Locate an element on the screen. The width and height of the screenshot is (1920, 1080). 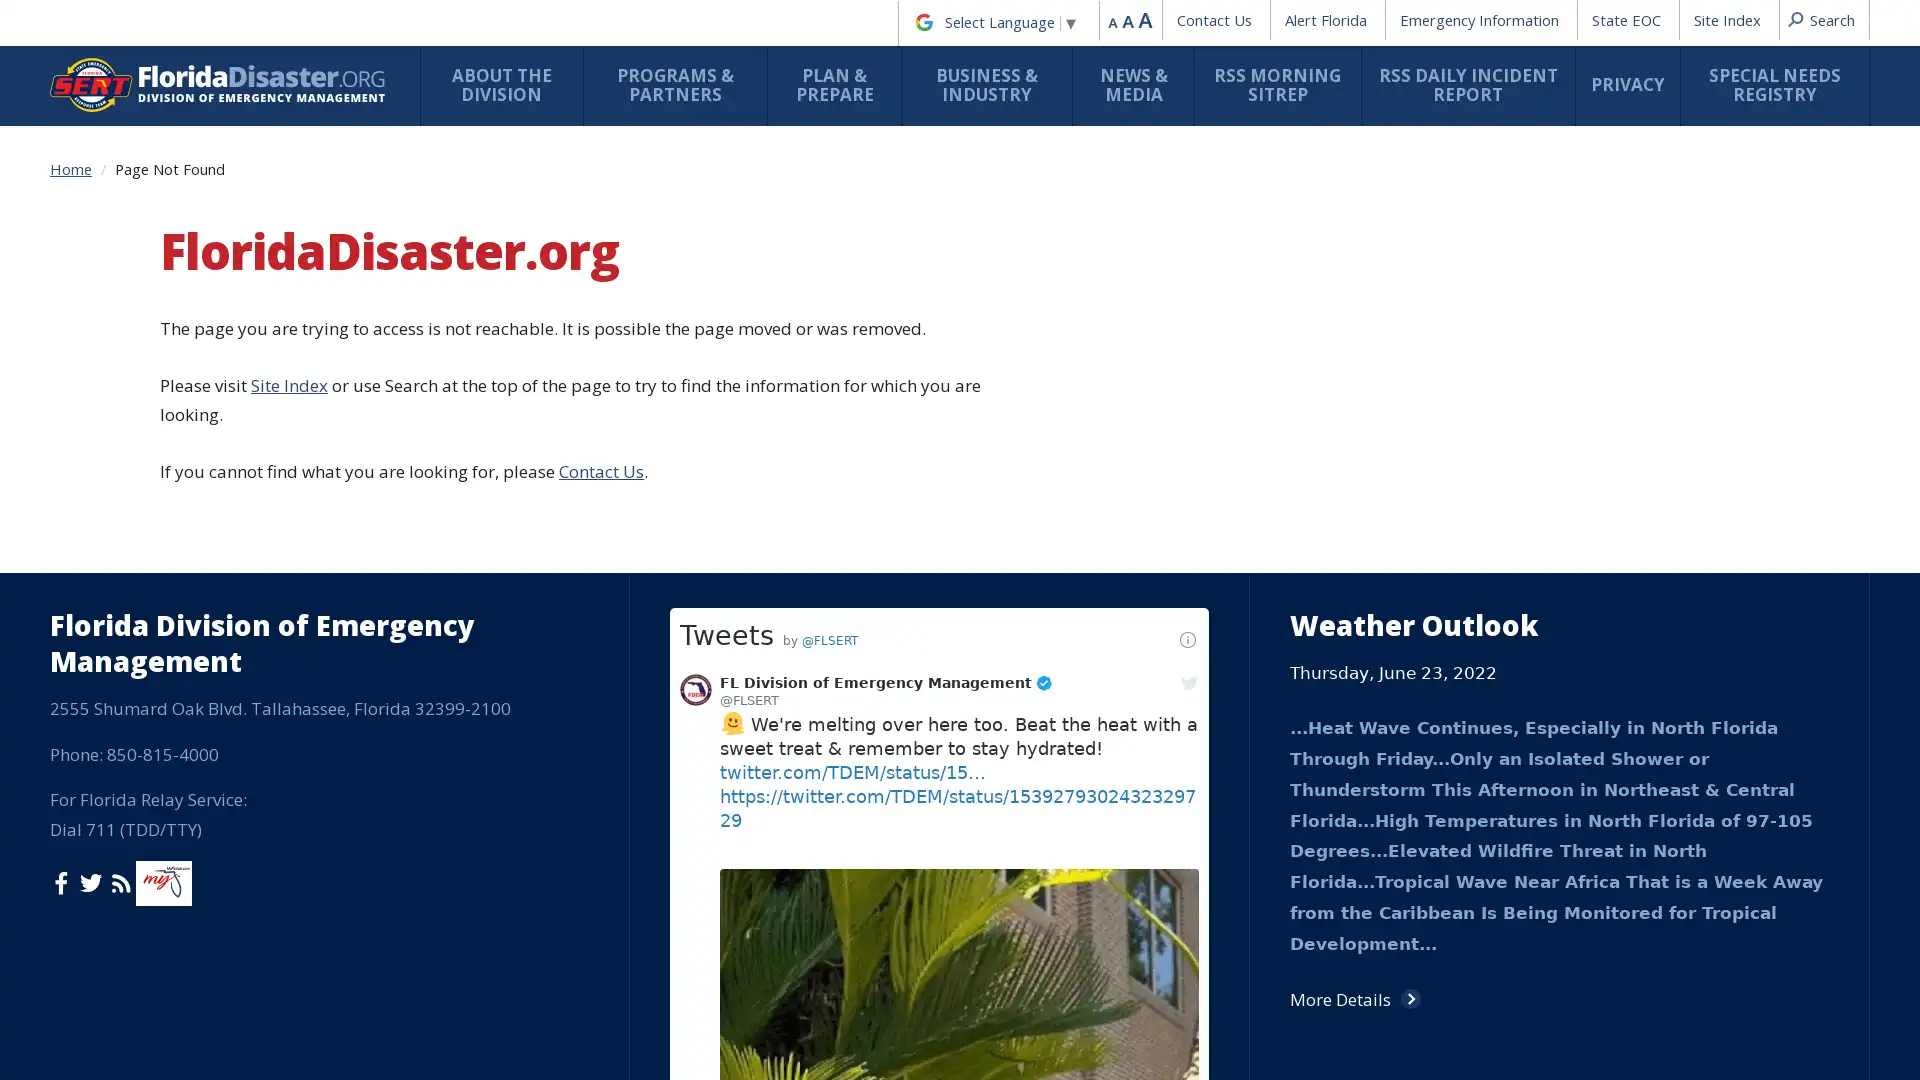
Toggle More is located at coordinates (1002, 1036).